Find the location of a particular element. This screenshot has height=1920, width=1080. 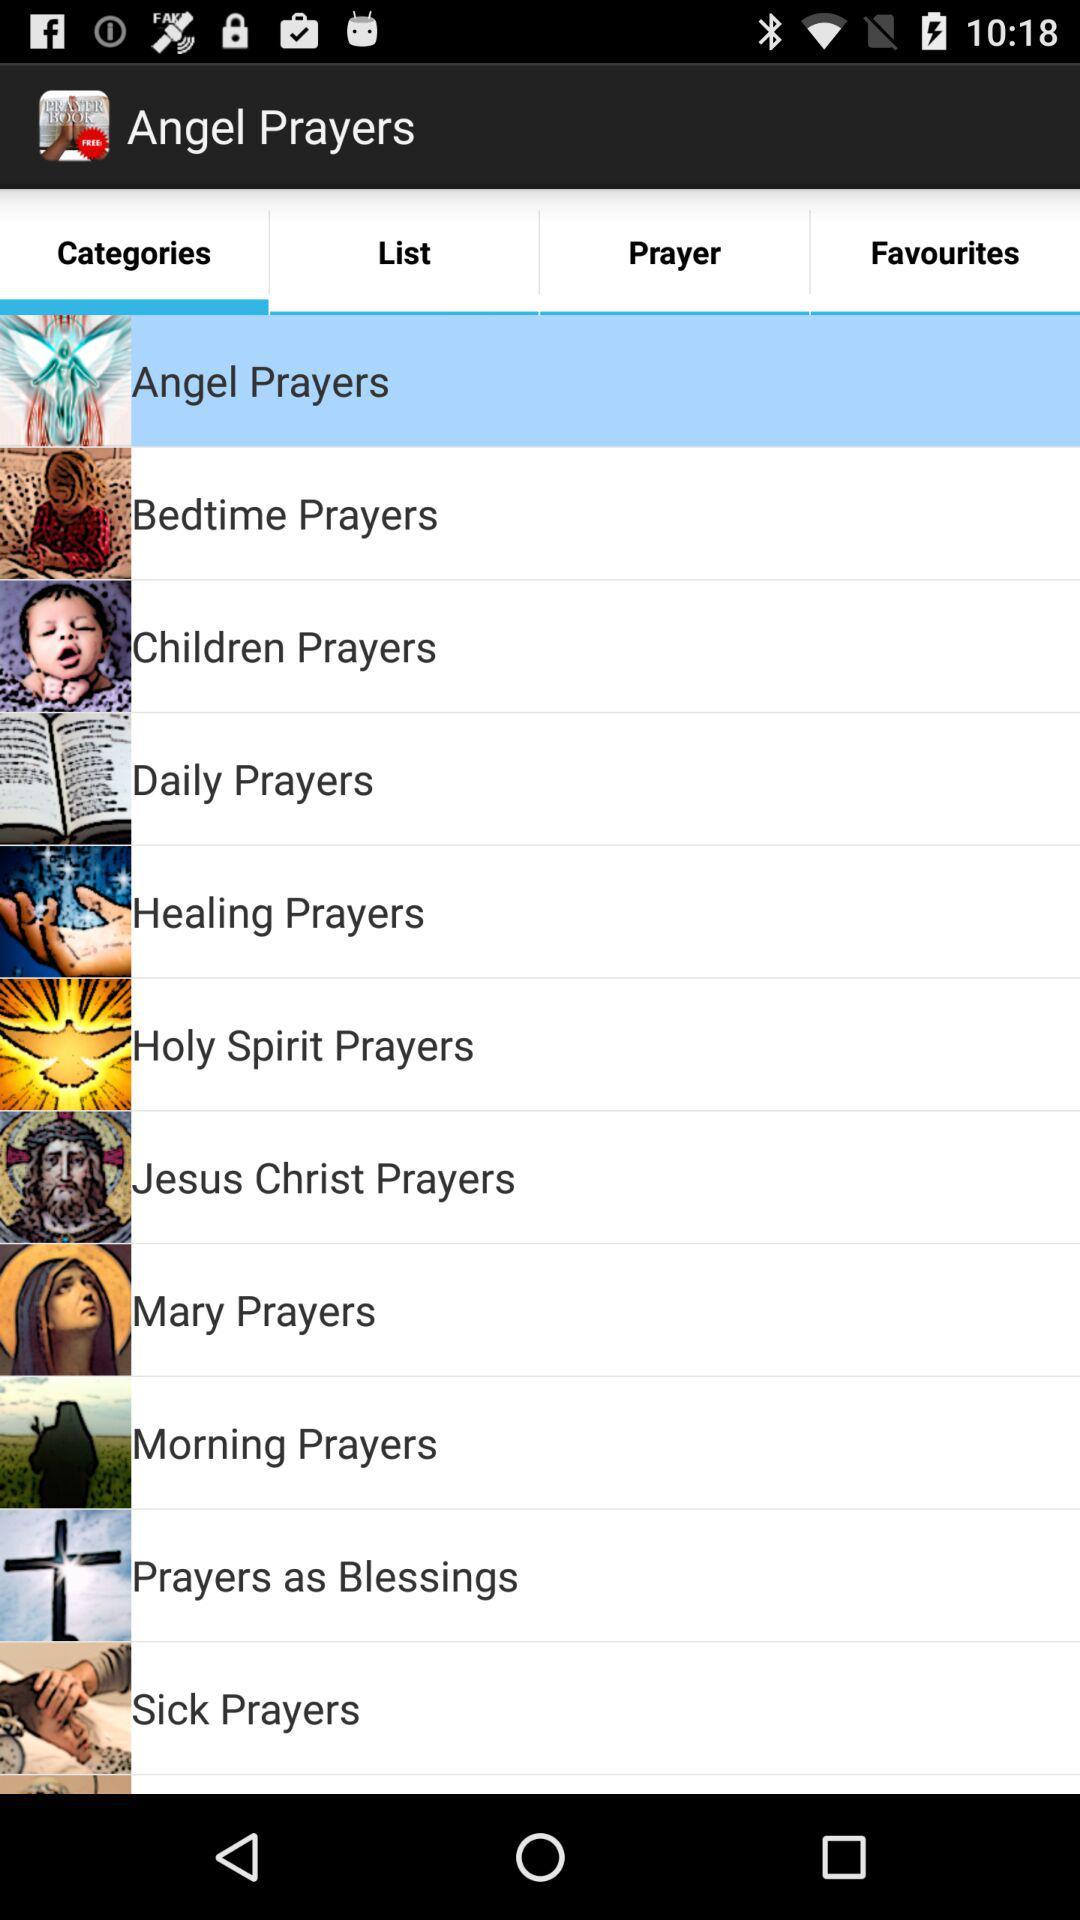

healing prayers icon is located at coordinates (278, 910).